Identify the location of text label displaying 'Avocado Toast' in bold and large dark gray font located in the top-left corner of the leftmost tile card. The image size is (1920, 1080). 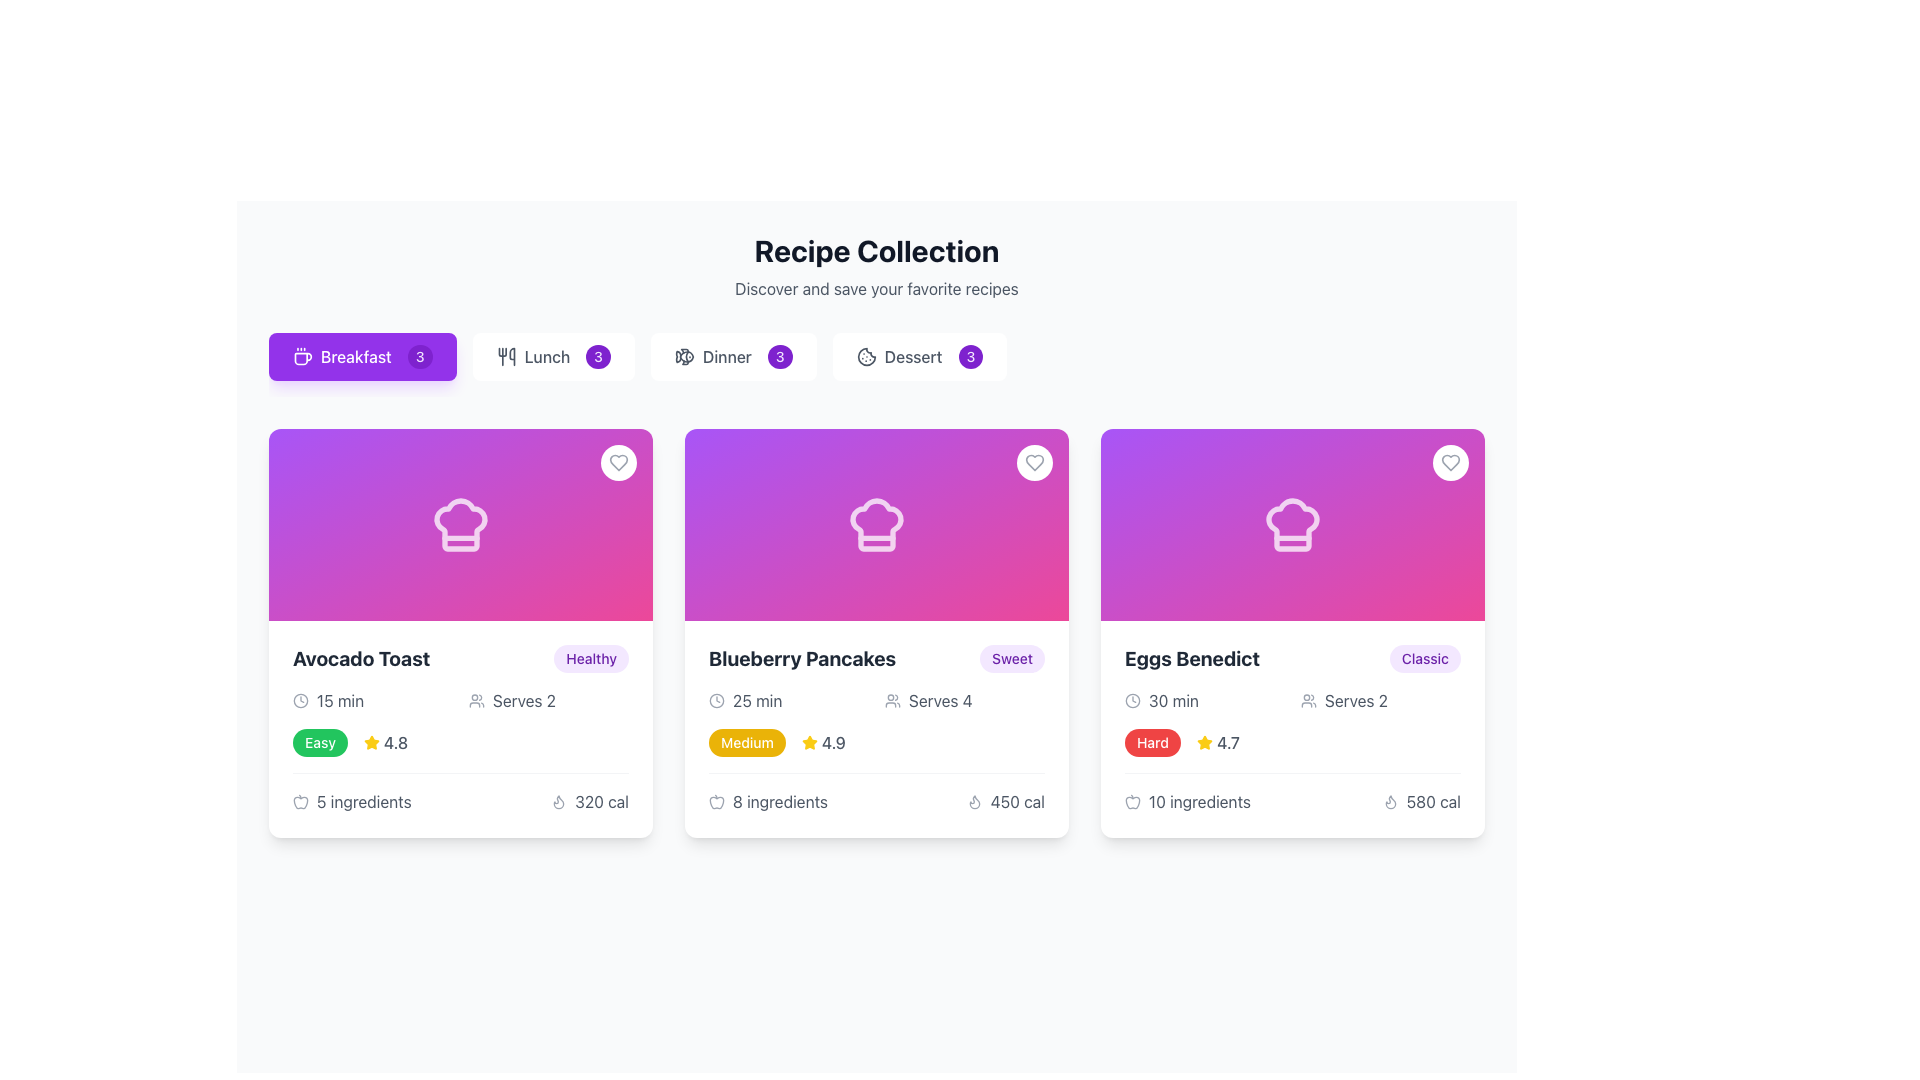
(361, 659).